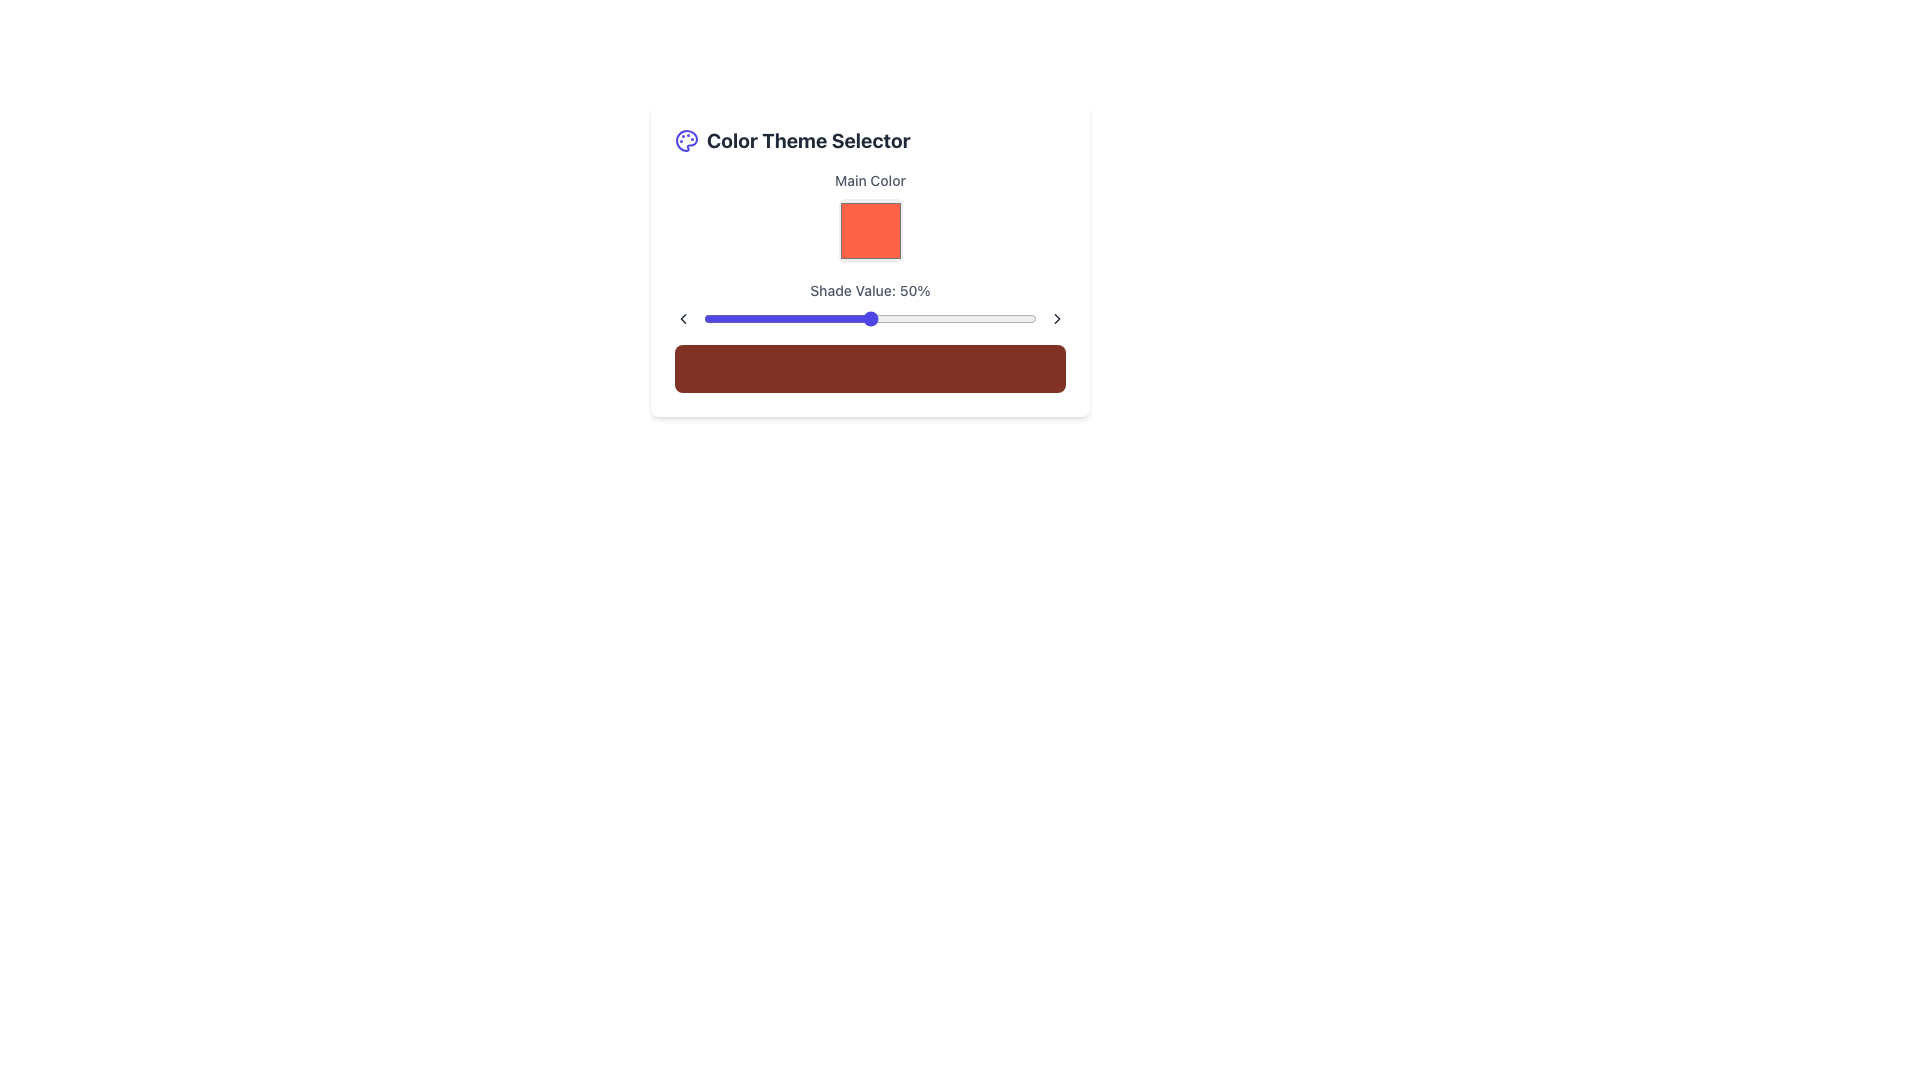 This screenshot has height=1080, width=1920. What do you see at coordinates (870, 230) in the screenshot?
I see `the Color Picker located in the 'Main Color' section` at bounding box center [870, 230].